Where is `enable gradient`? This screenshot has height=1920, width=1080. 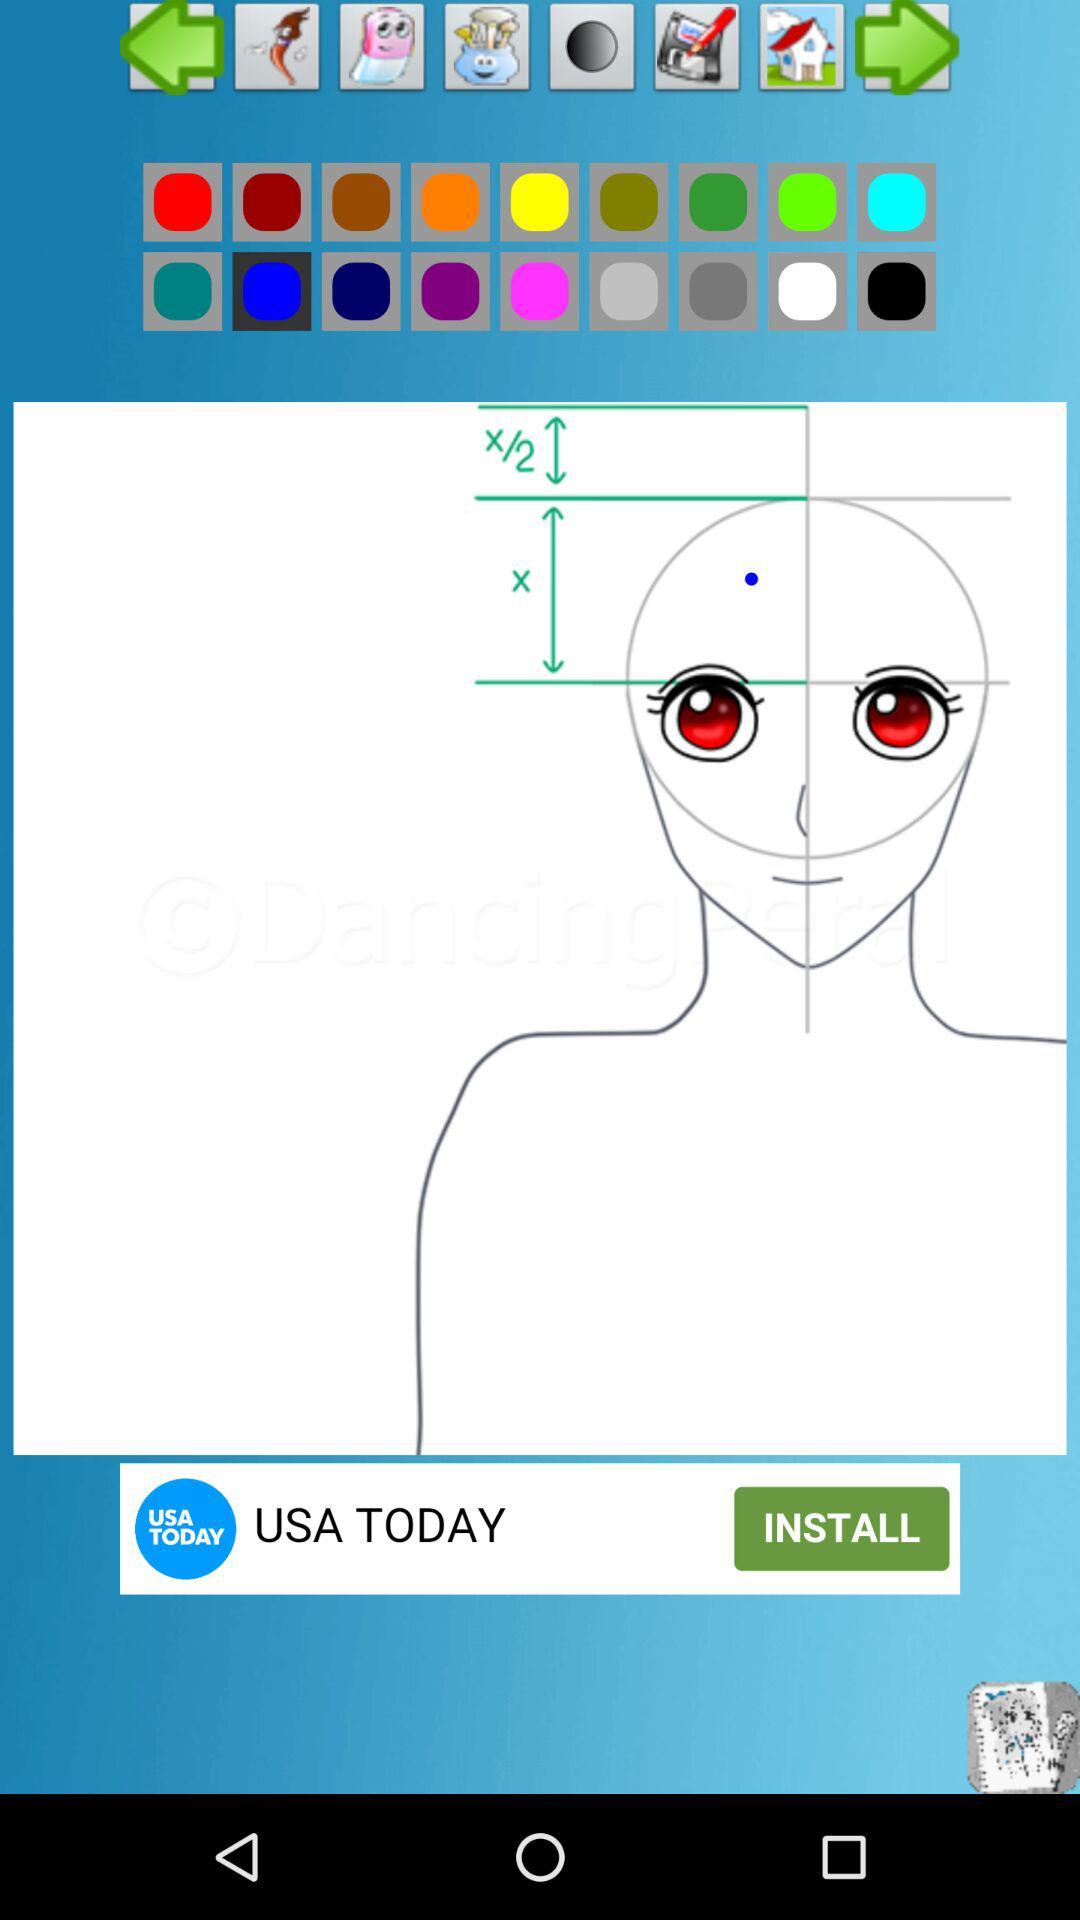
enable gradient is located at coordinates (591, 52).